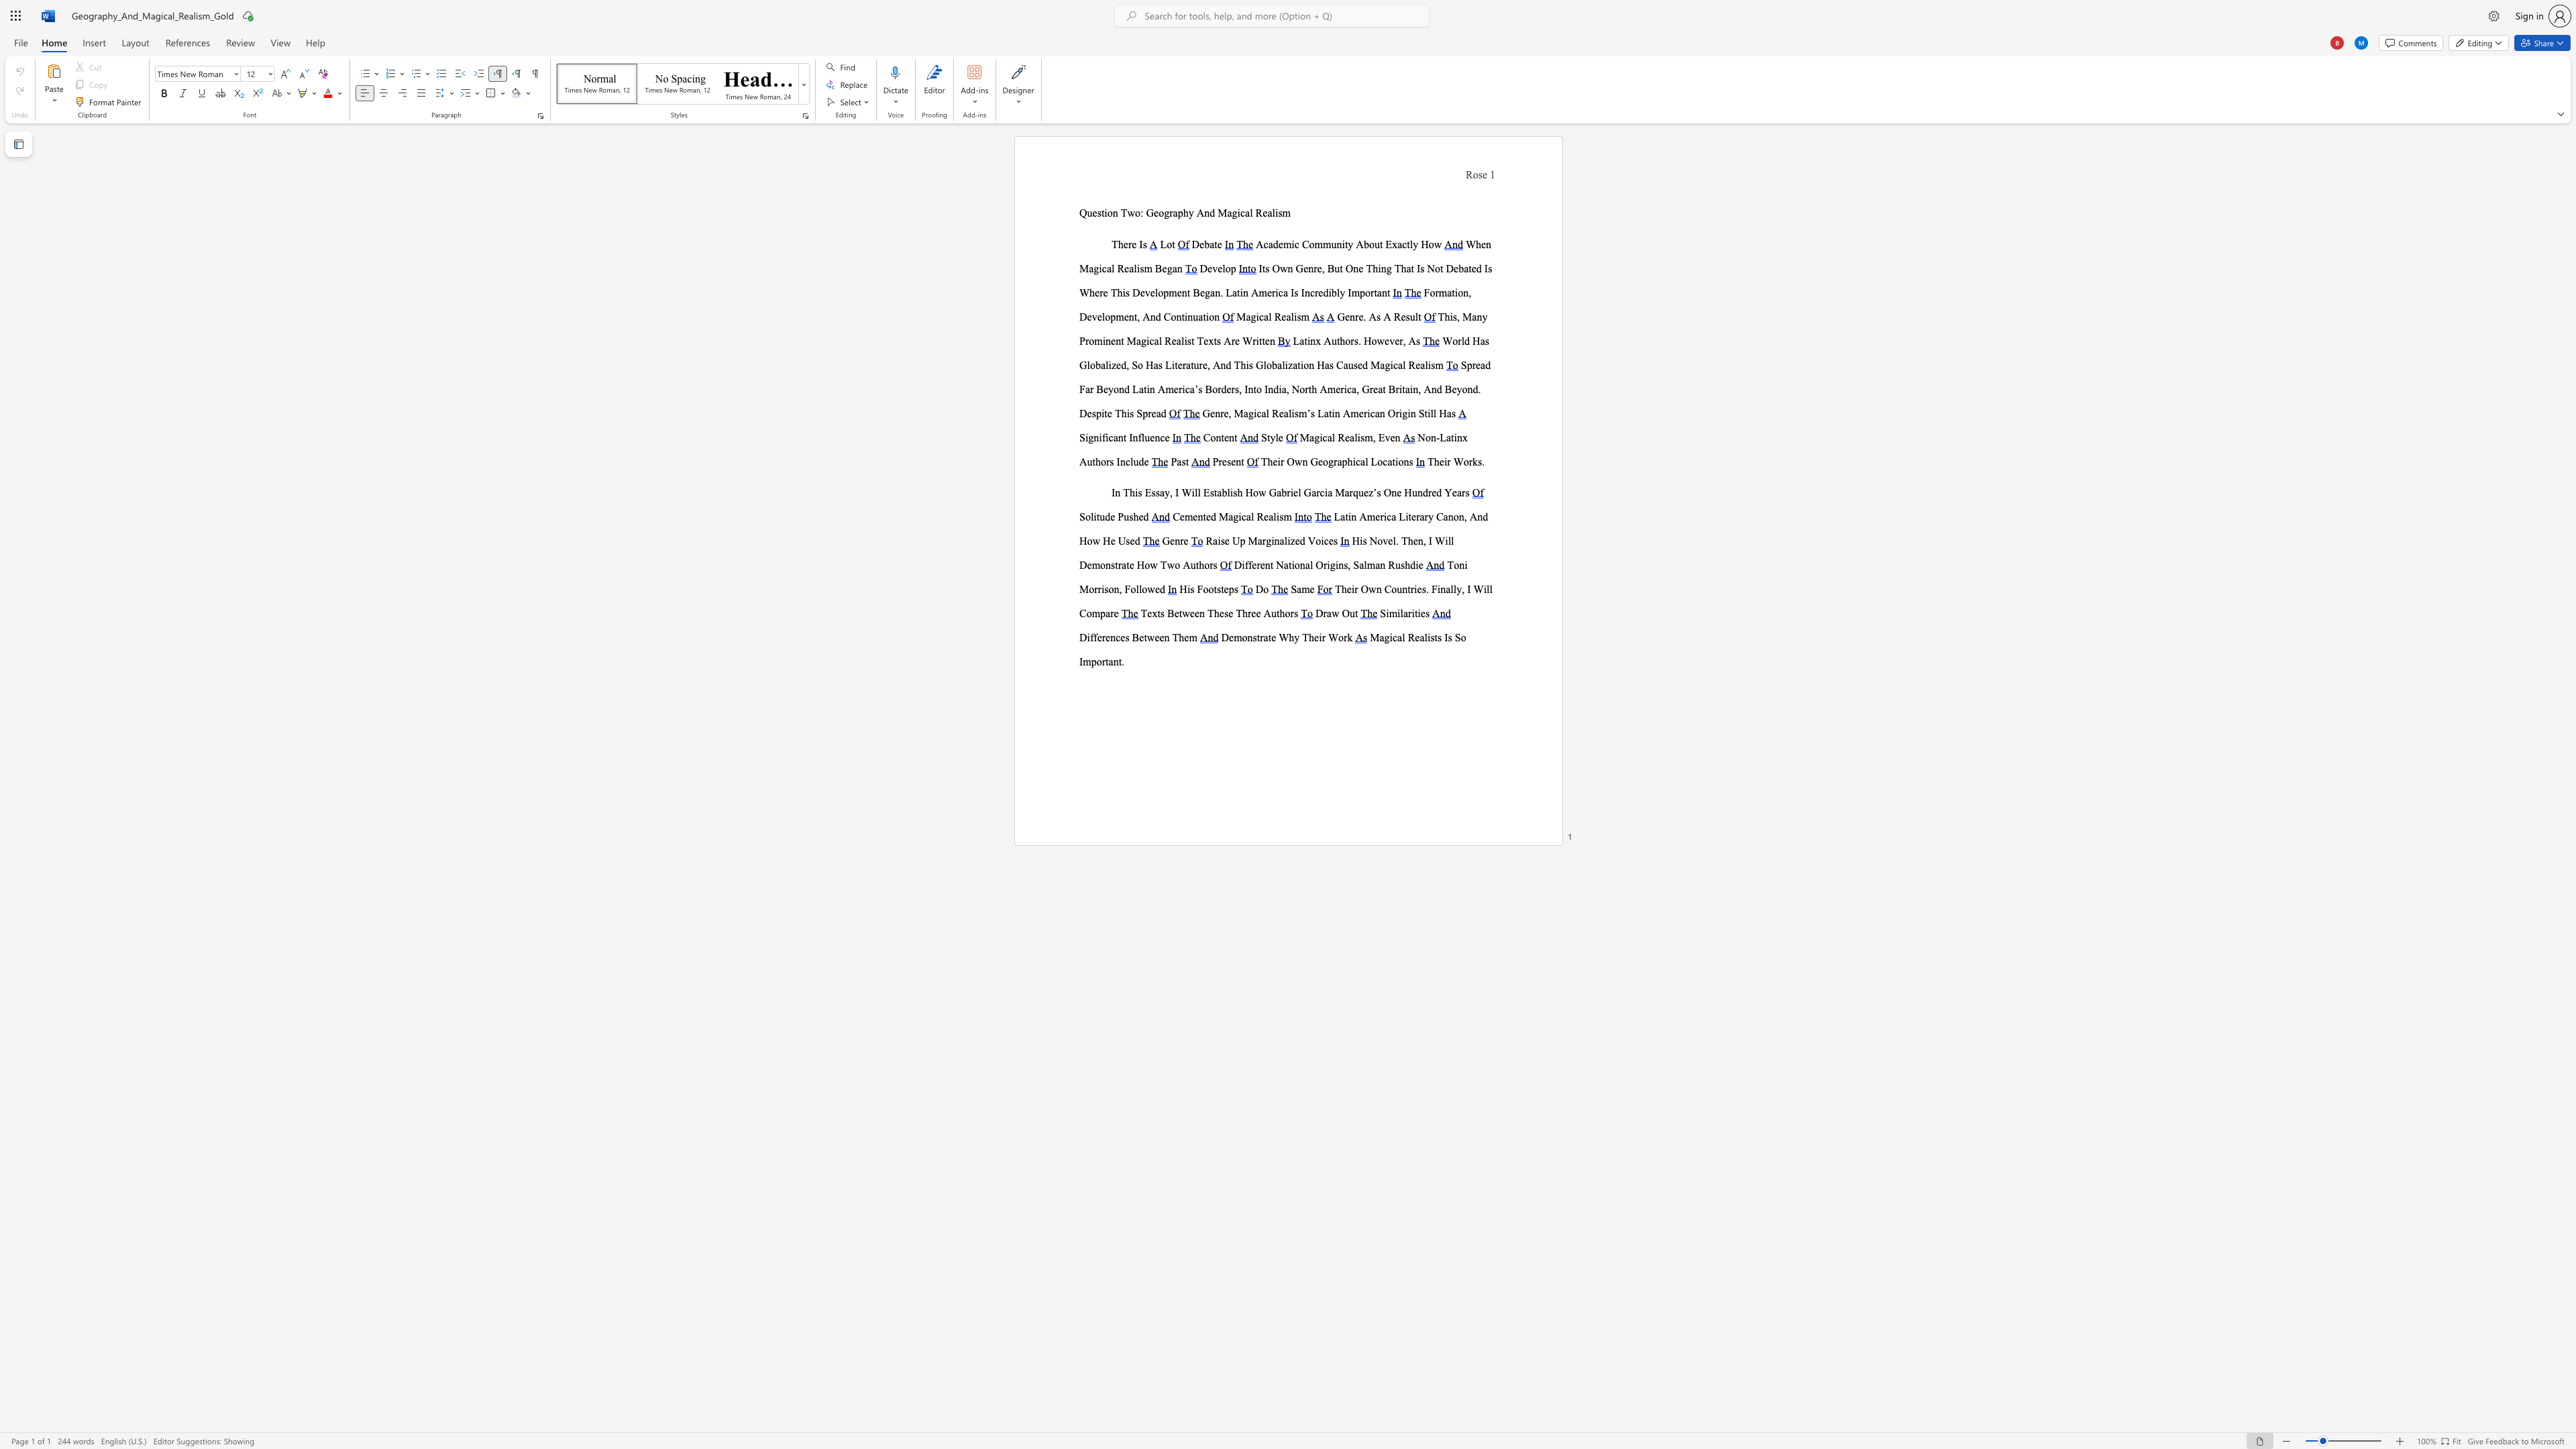 Image resolution: width=2576 pixels, height=1449 pixels. Describe the element at coordinates (1192, 291) in the screenshot. I see `the subset text "Began. Latin Americ" within the text "Its Own Genre, But One Thing That Is Not Debated Is Where This Development Began. Latin America Is Incredibly Important"` at that location.